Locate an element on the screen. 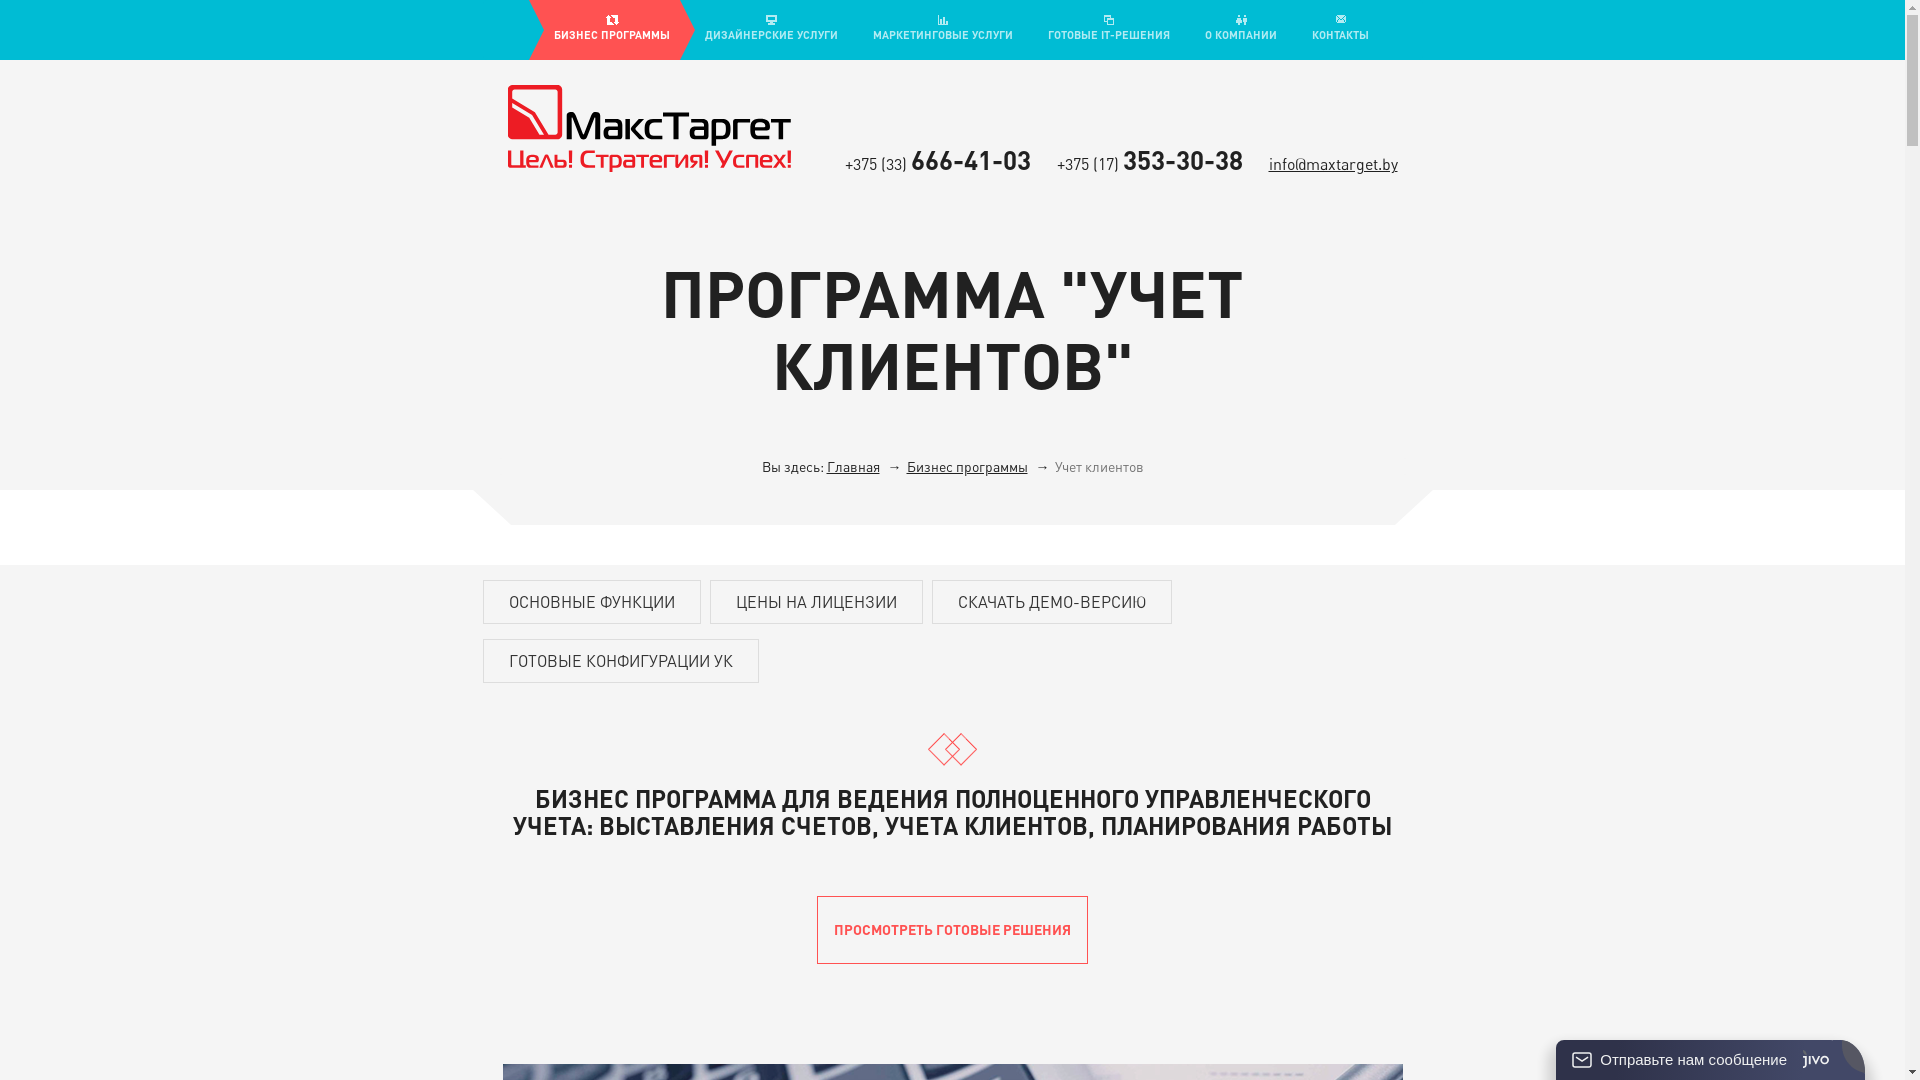  'info@maxtarget.by' is located at coordinates (1332, 163).